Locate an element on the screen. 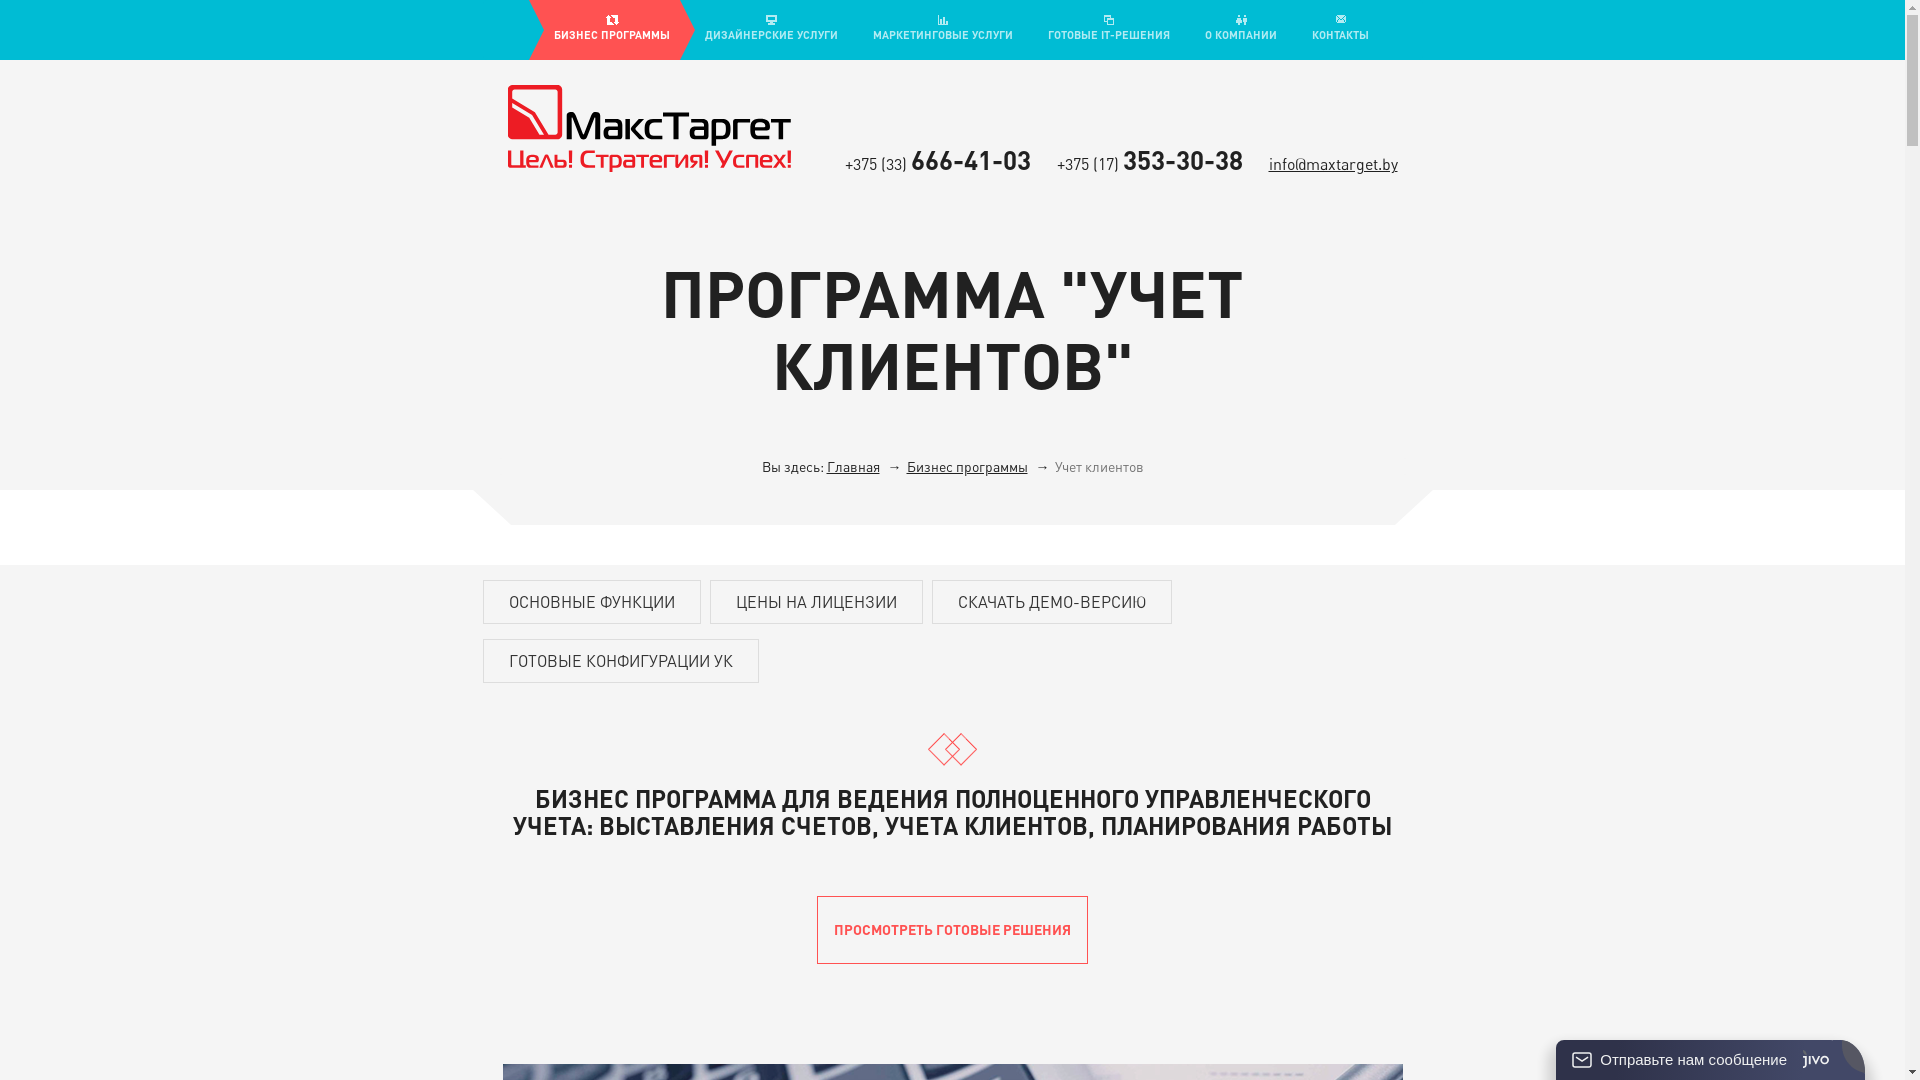  'info@maxtarget.by' is located at coordinates (1332, 163).